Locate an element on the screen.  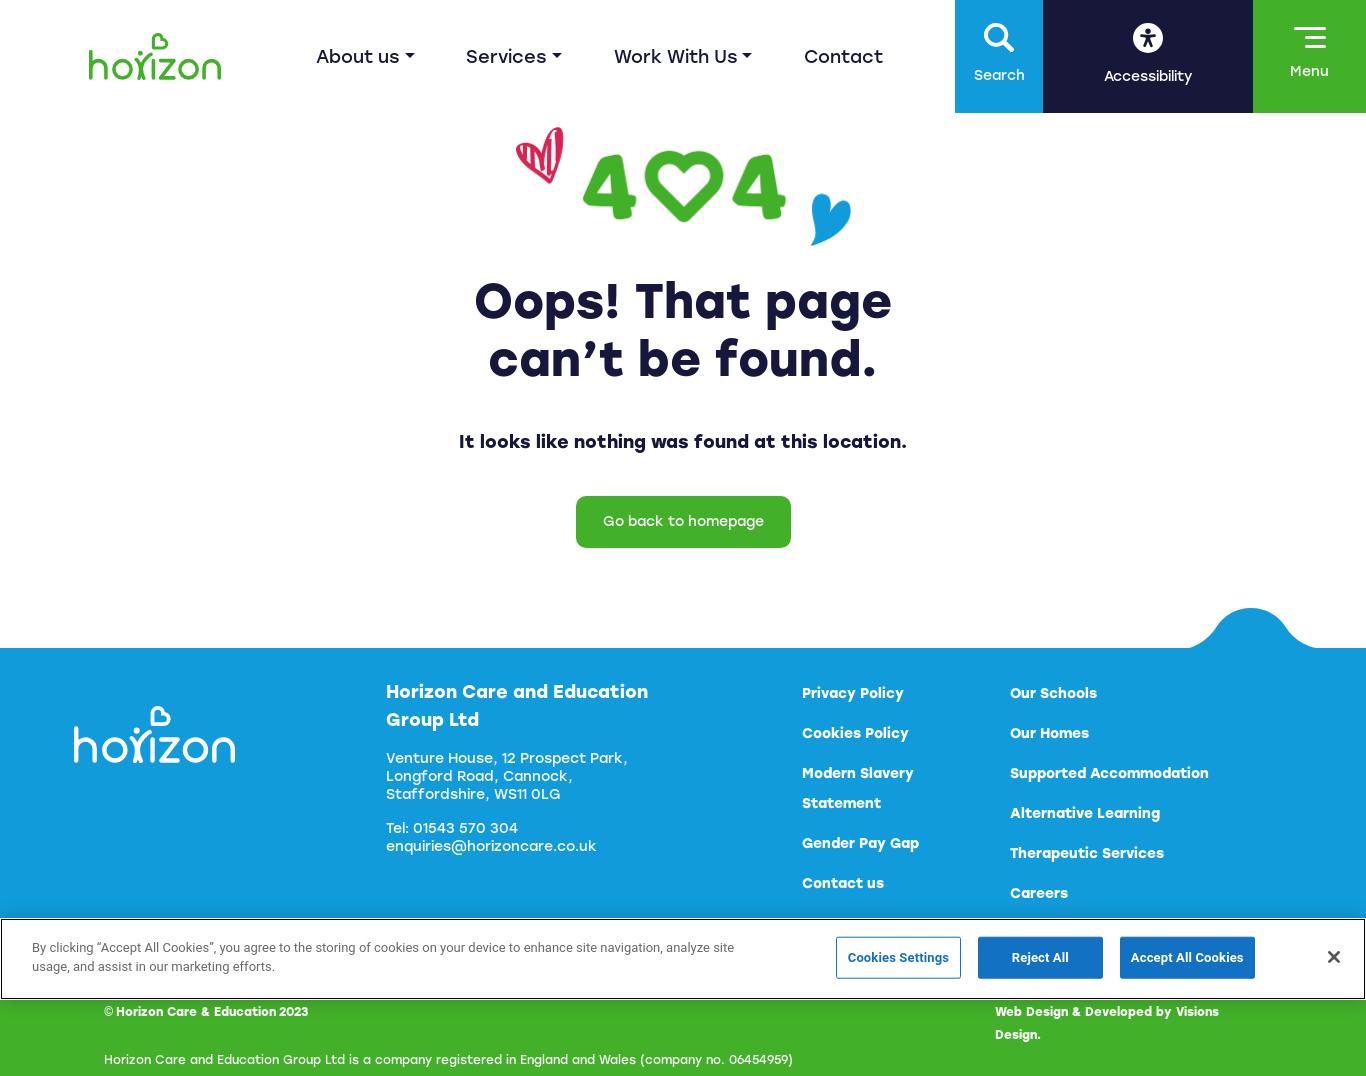
'Increase Text' is located at coordinates (991, 185).